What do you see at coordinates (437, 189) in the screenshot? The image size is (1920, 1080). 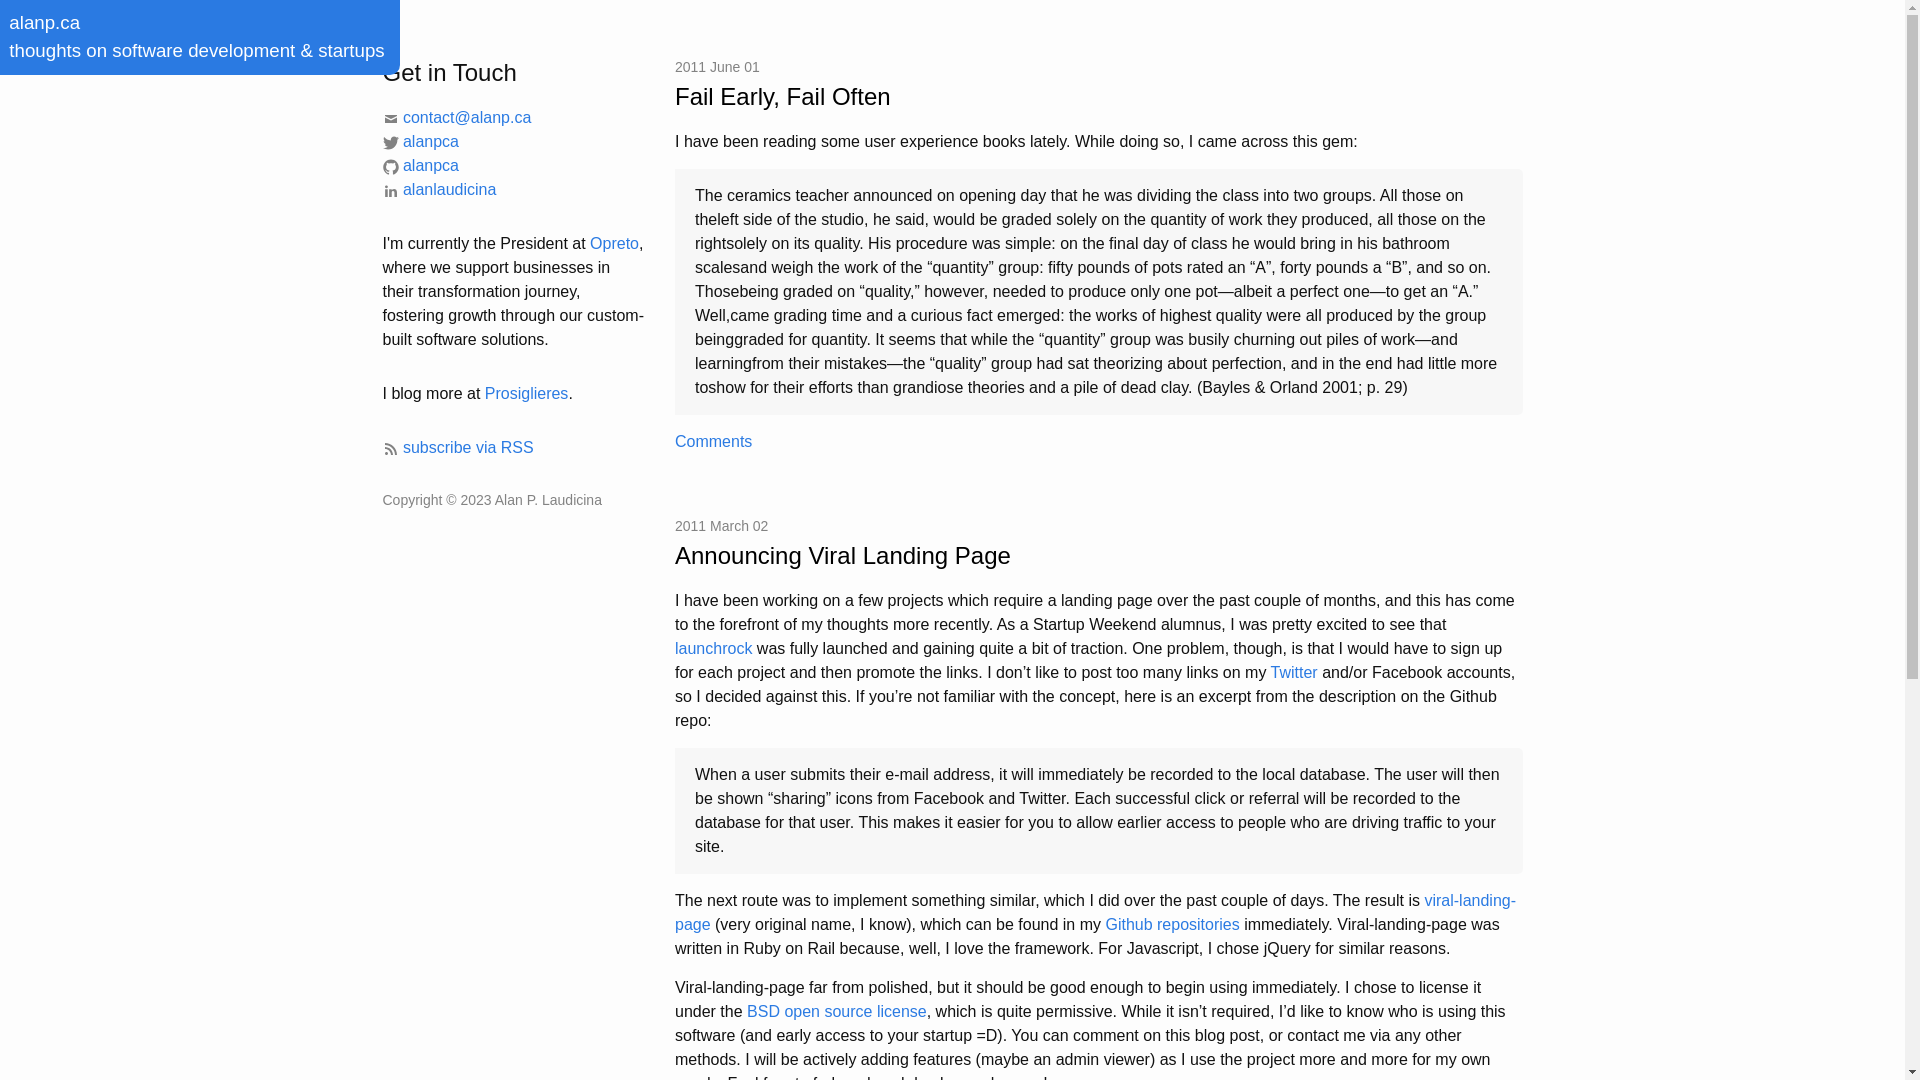 I see `'alanlaudicina'` at bounding box center [437, 189].